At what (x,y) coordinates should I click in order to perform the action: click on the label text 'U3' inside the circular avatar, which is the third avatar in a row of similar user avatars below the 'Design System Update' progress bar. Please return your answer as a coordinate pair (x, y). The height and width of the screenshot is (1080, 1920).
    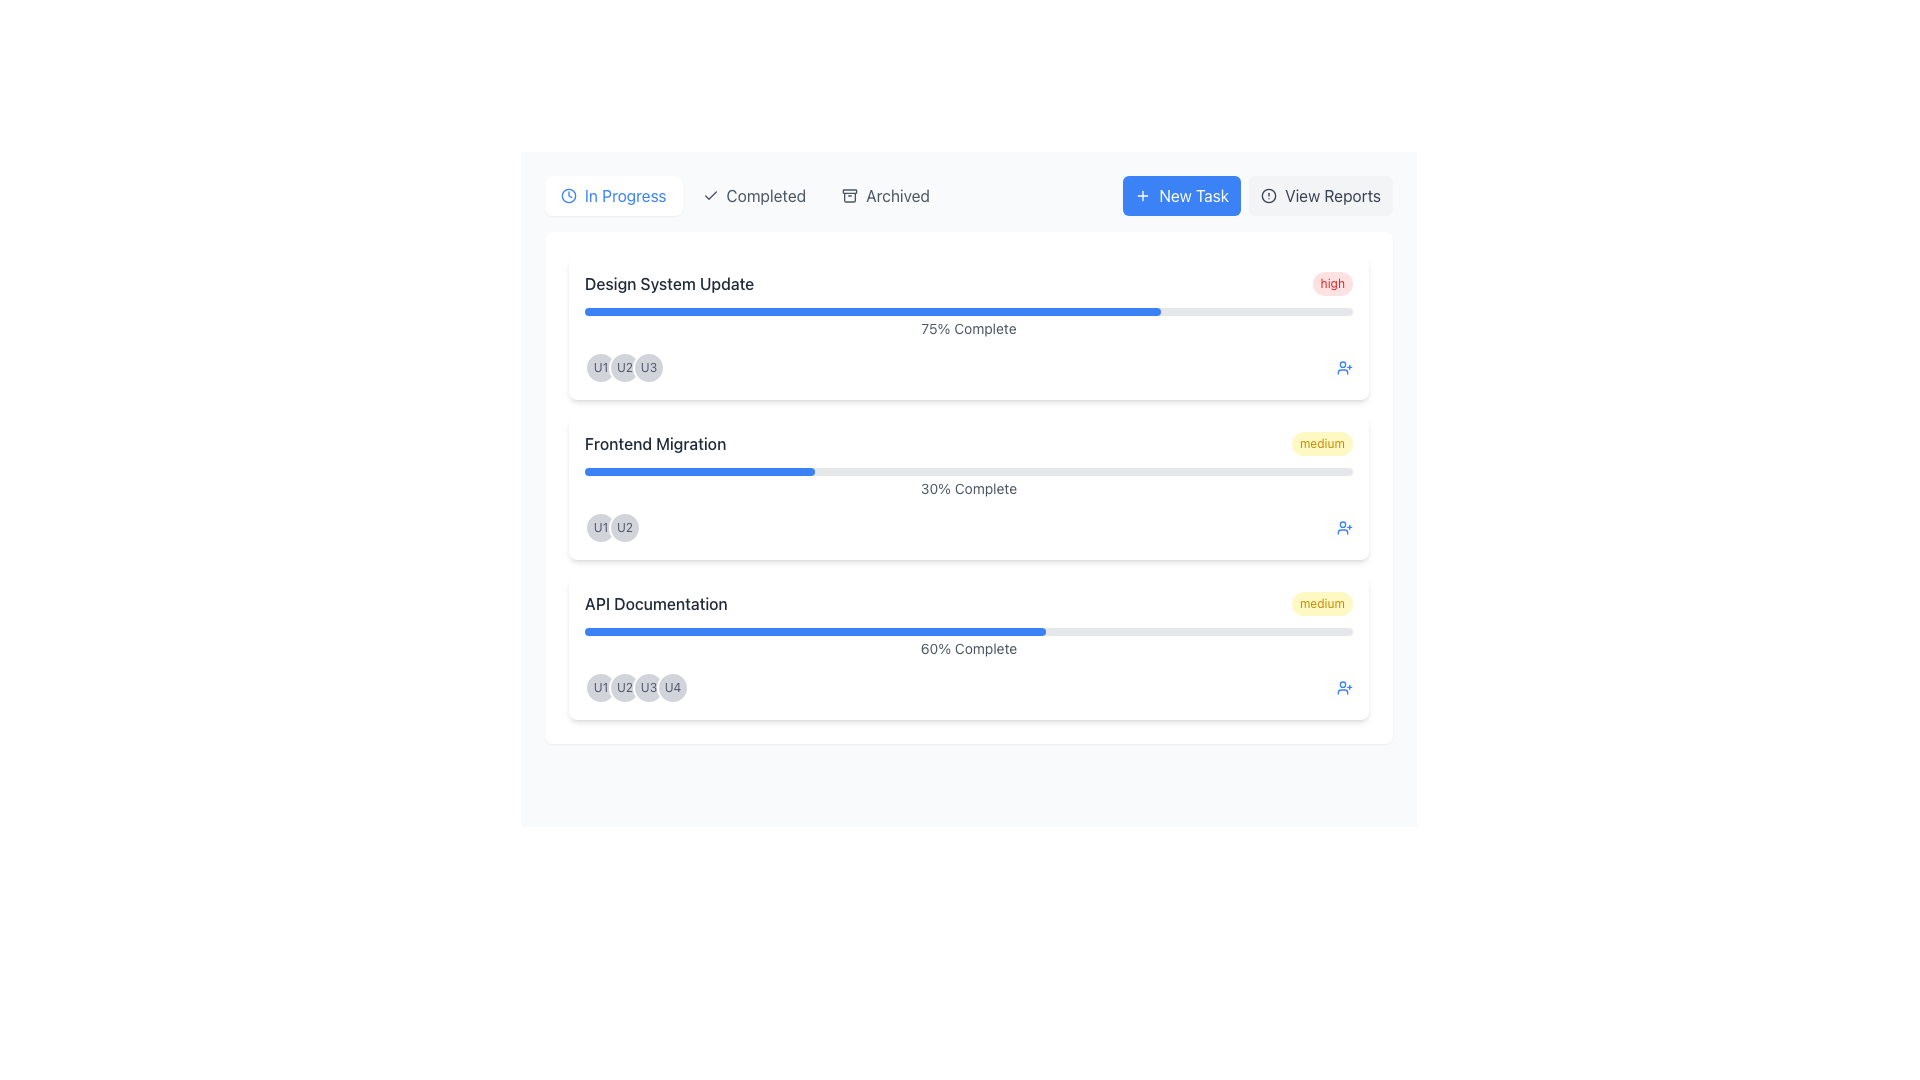
    Looking at the image, I should click on (648, 686).